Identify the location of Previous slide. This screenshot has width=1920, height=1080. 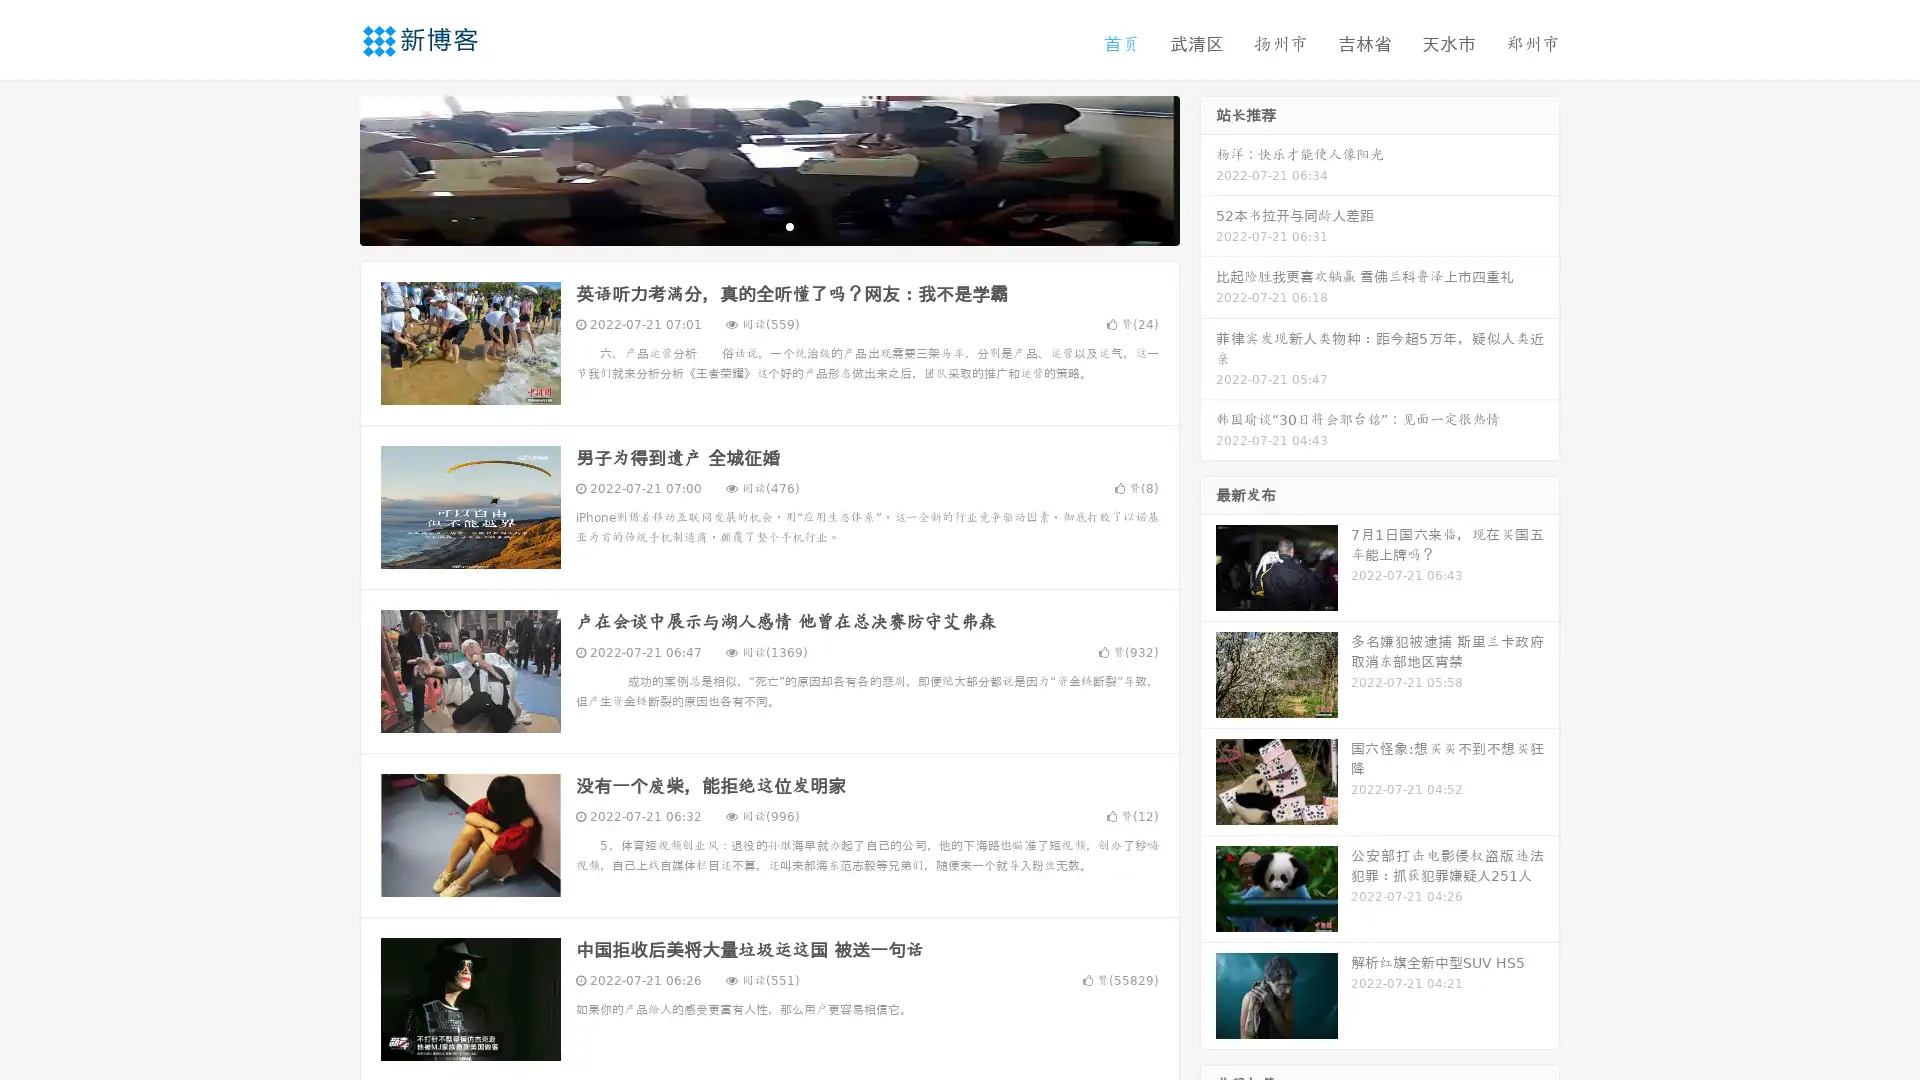
(330, 168).